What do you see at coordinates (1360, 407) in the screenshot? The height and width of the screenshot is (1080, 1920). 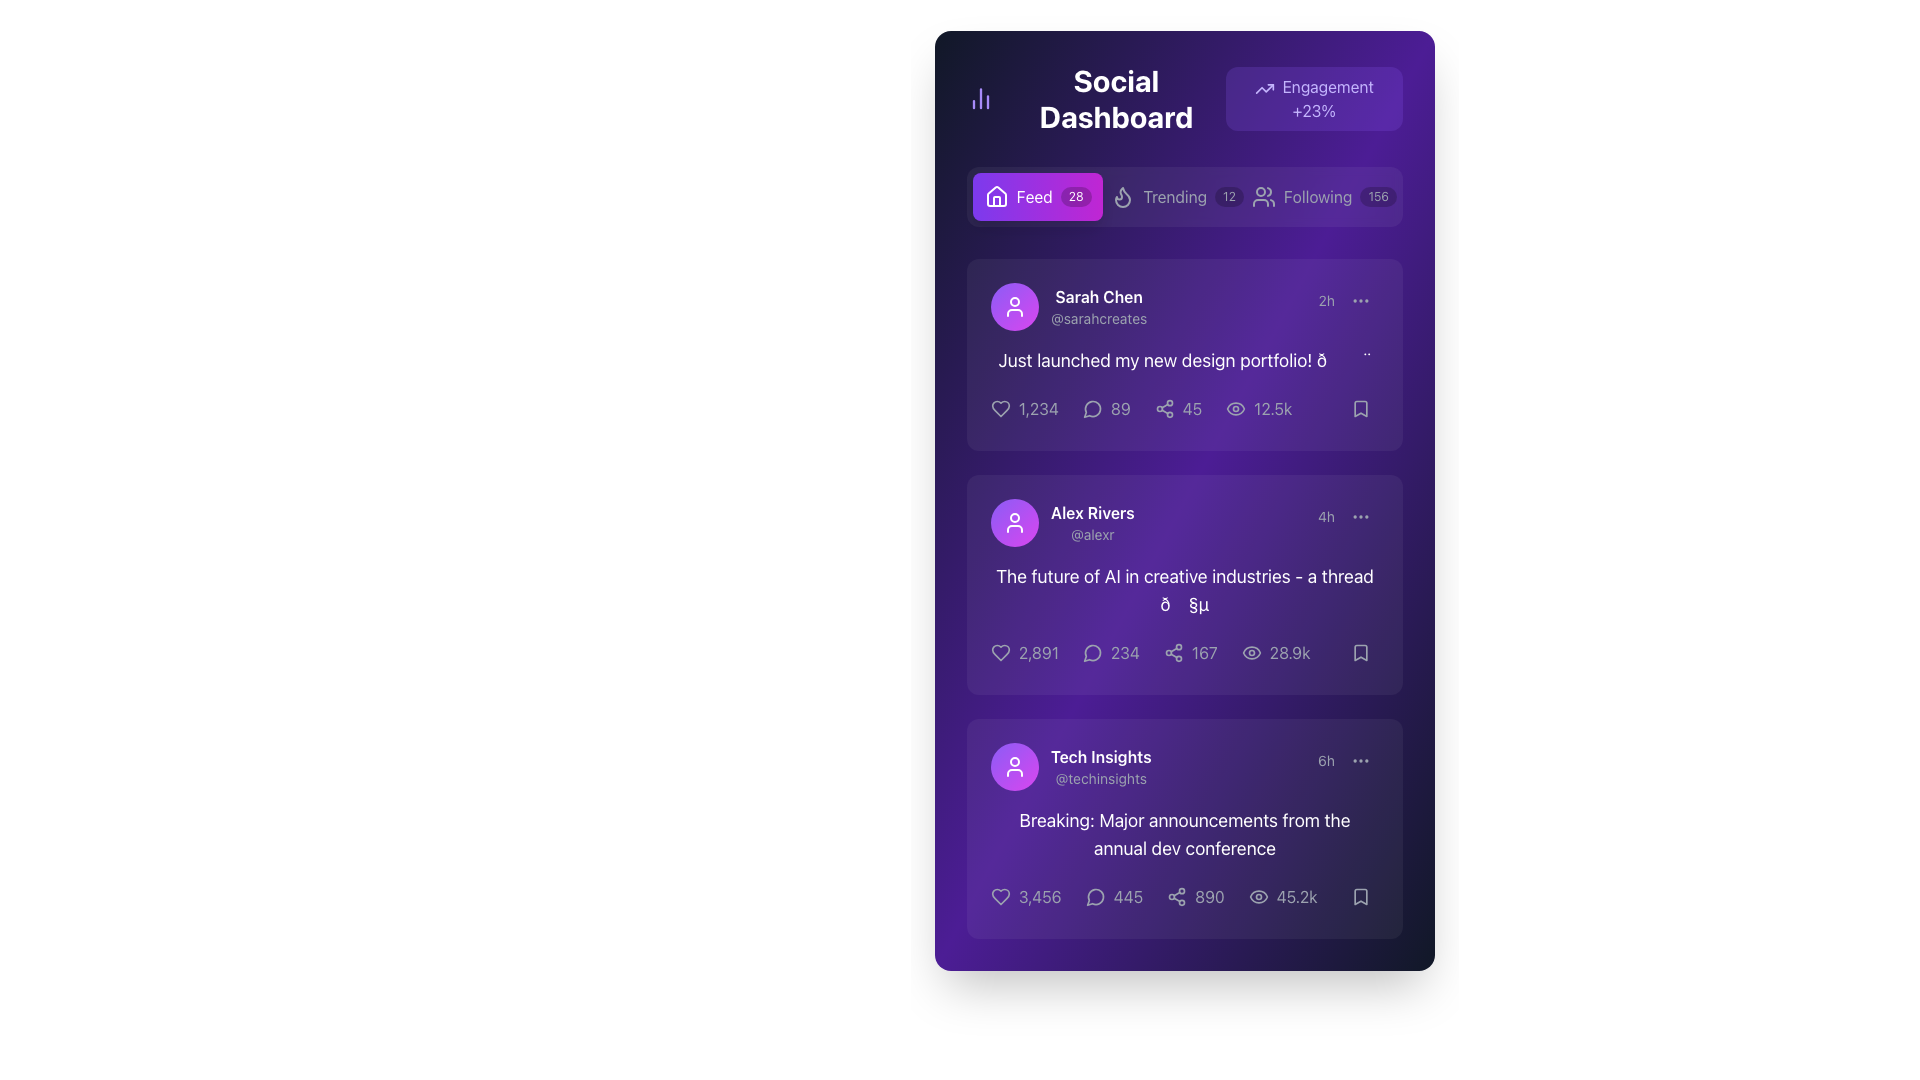 I see `the bookmark button, which is a minimalist icon with a purple background located in the top post card of the feed section, near the bottom-right corner adjacent` at bounding box center [1360, 407].